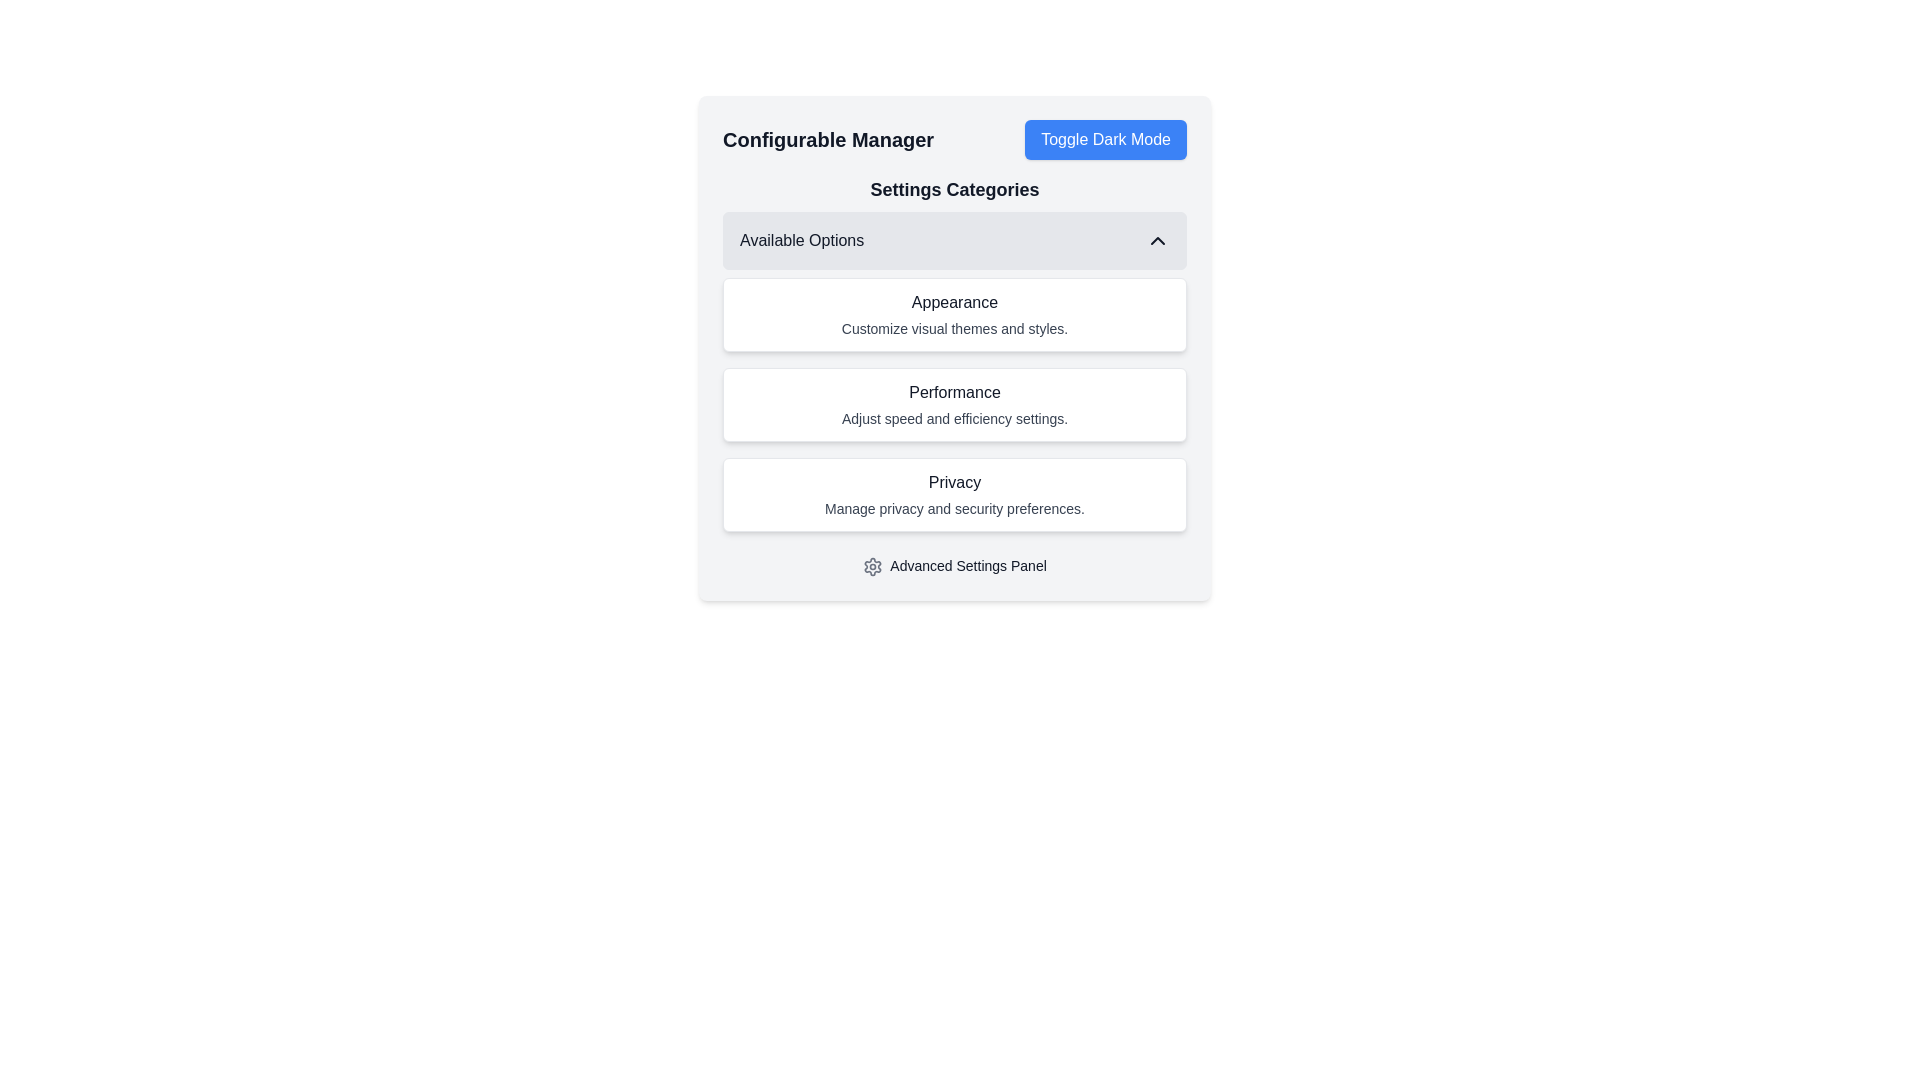 The image size is (1920, 1080). Describe the element at coordinates (954, 189) in the screenshot. I see `the text label reading 'Settings Categories' which is styled with a bold font and serves as a heading for the section, positioned below 'Configurable Manager.'` at that location.